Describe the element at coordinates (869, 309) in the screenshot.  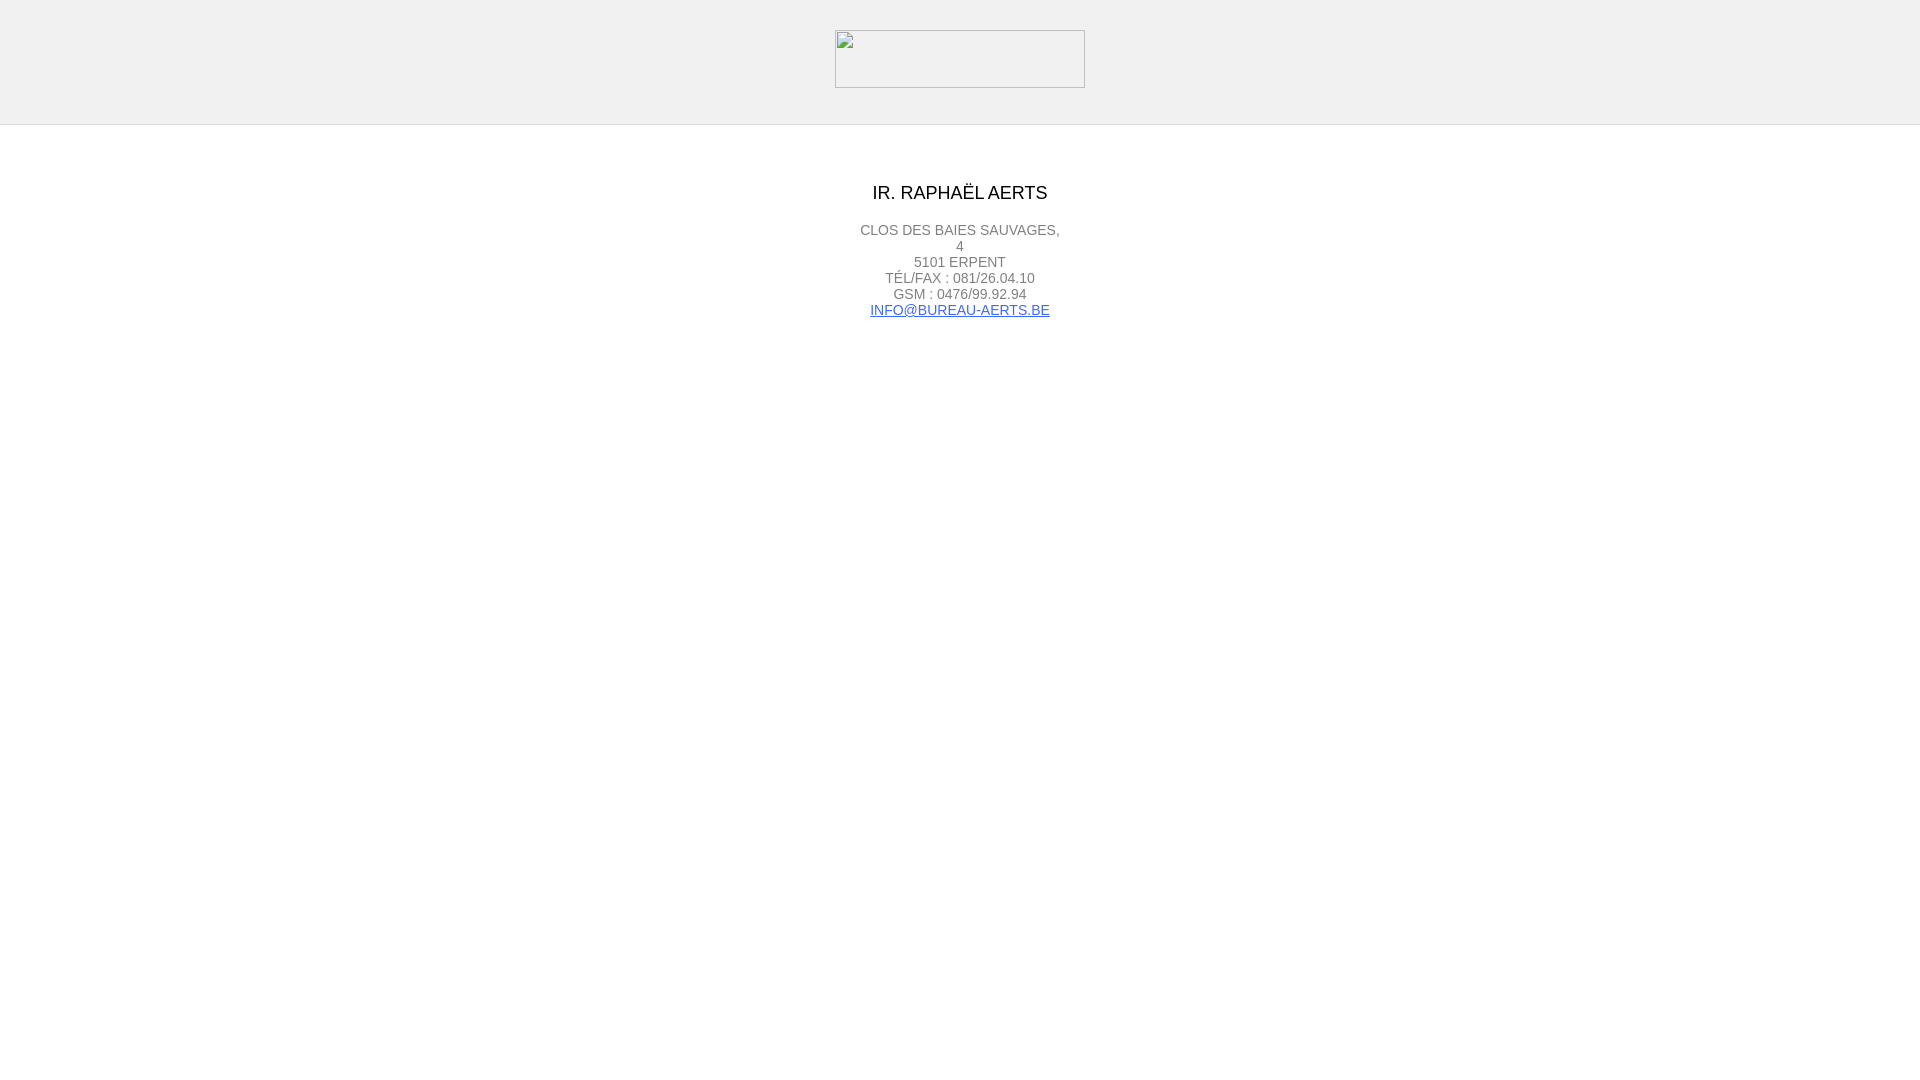
I see `'INFO@BUREAU-AERTS.BE'` at that location.